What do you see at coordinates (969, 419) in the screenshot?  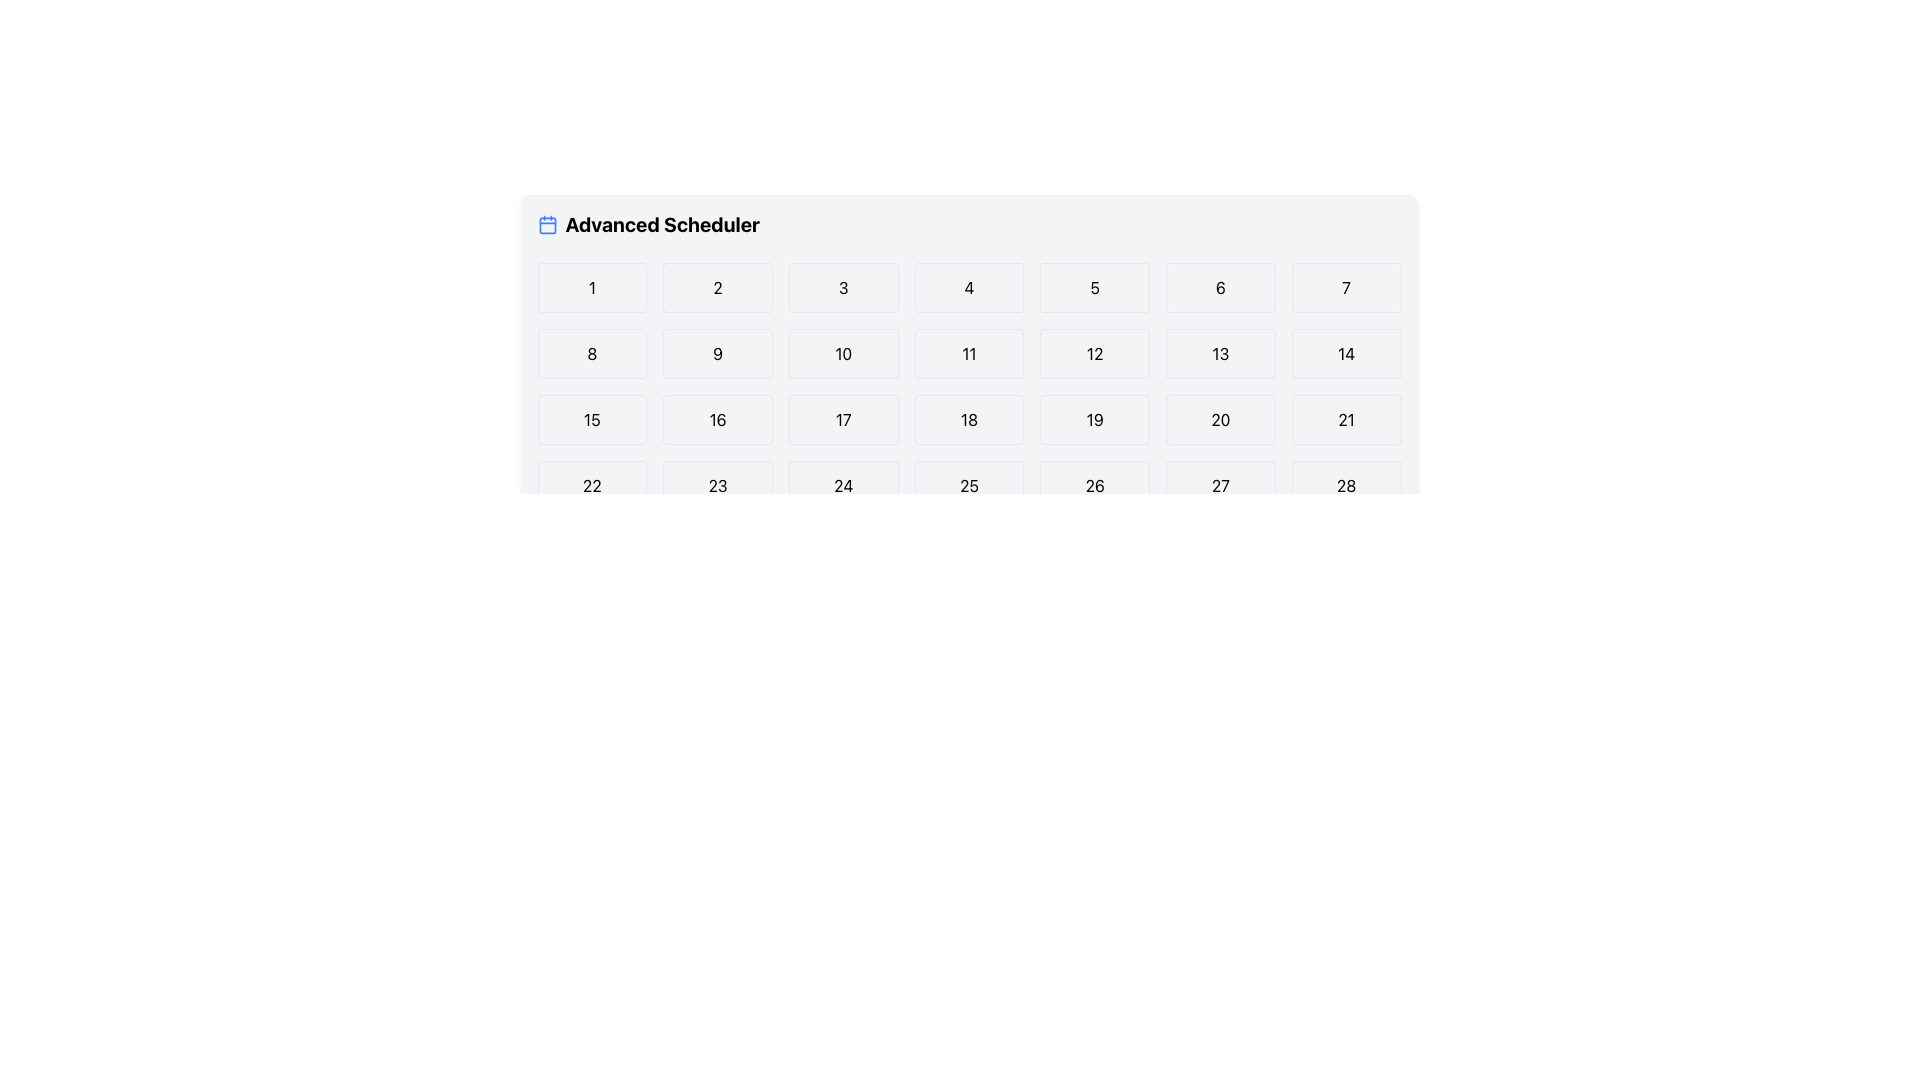 I see `the button with a grey rounded border containing the text '18'` at bounding box center [969, 419].